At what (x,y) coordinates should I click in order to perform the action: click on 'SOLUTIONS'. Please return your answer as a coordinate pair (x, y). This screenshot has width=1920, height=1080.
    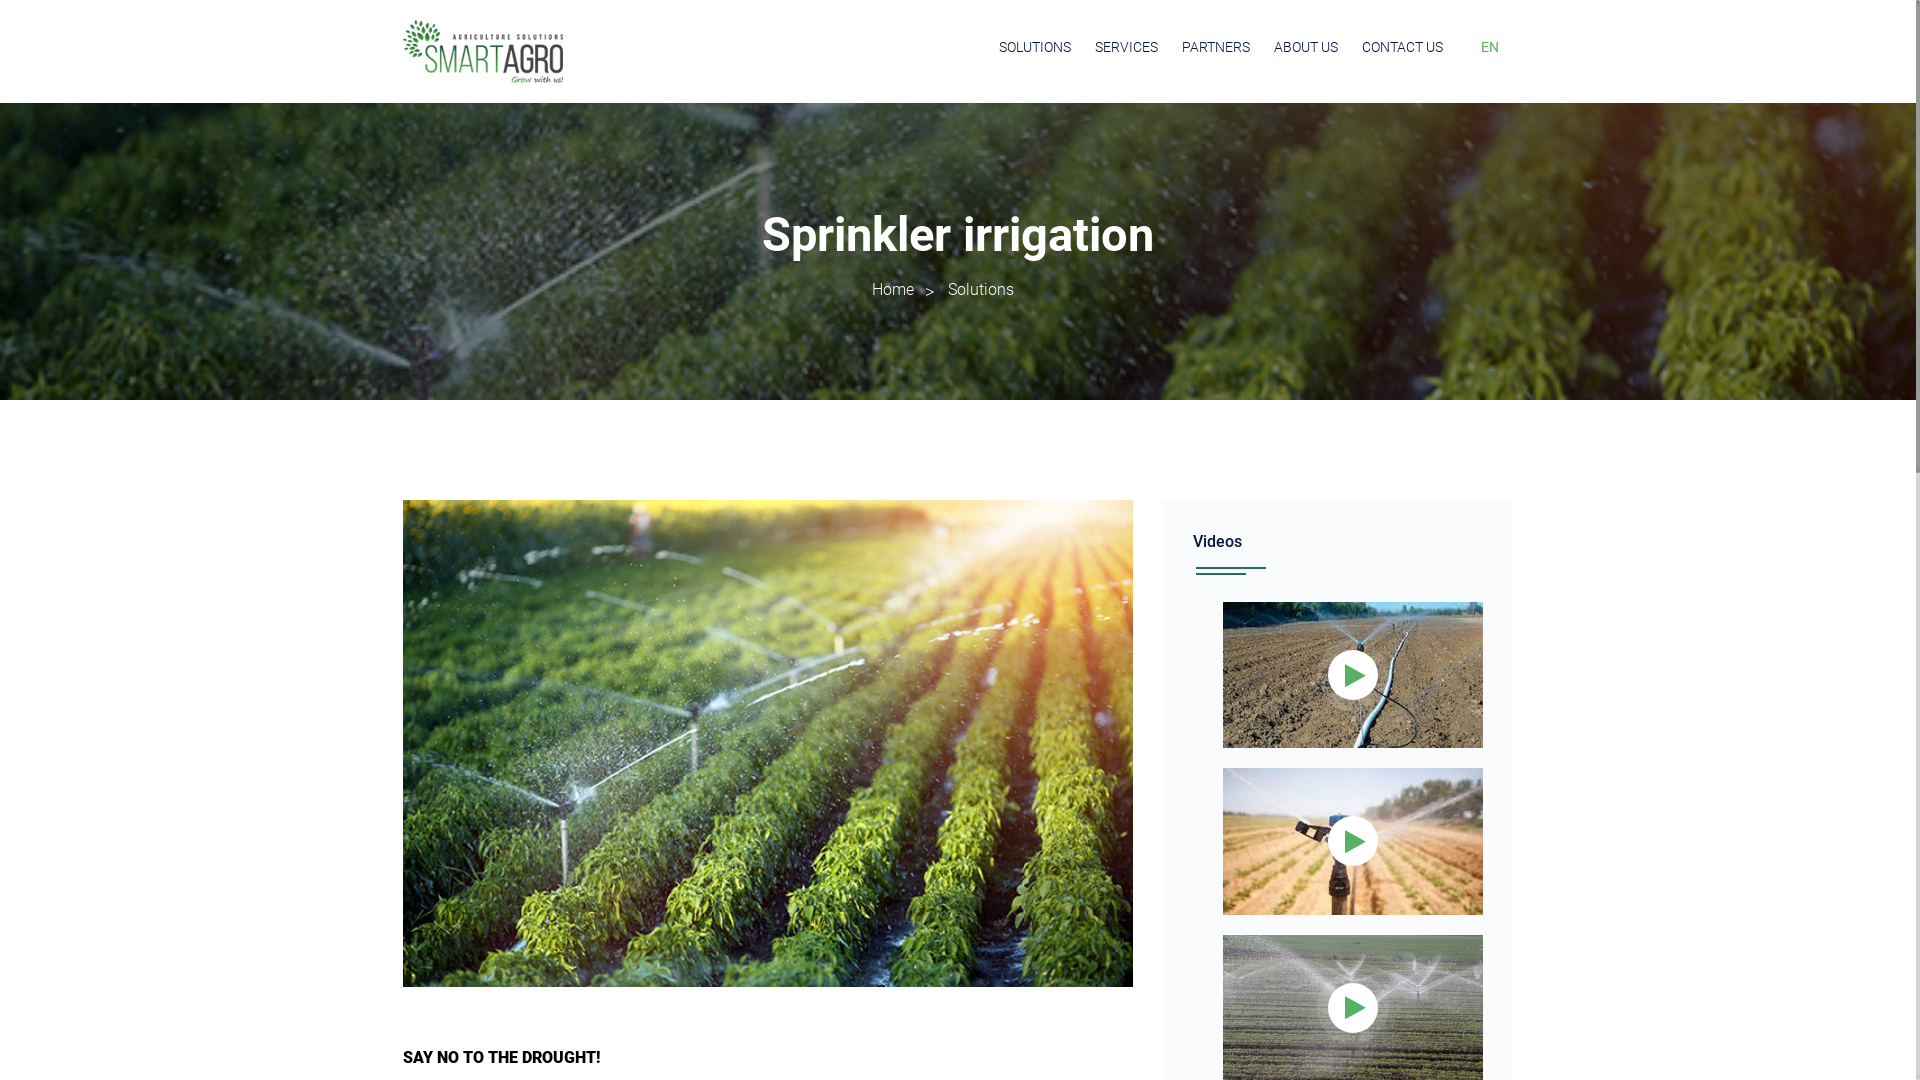
    Looking at the image, I should click on (1035, 45).